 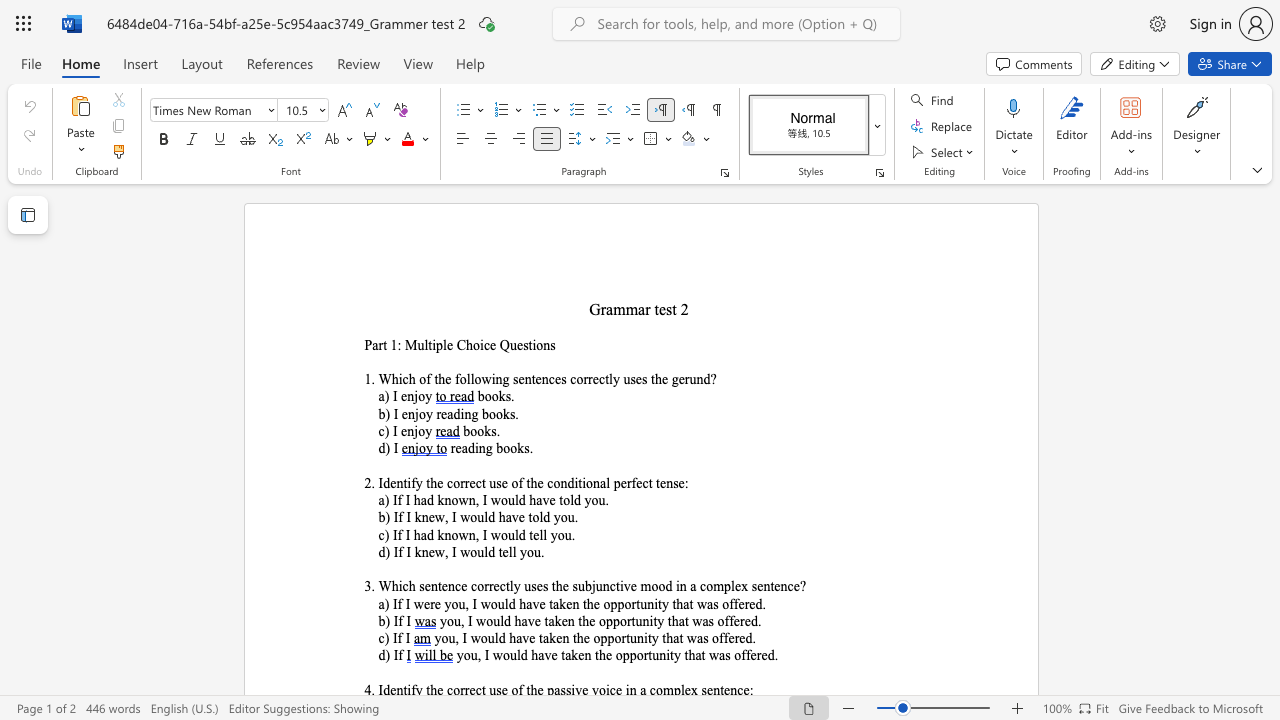 What do you see at coordinates (412, 430) in the screenshot?
I see `the space between the continuous character "n" and "j" in the text` at bounding box center [412, 430].